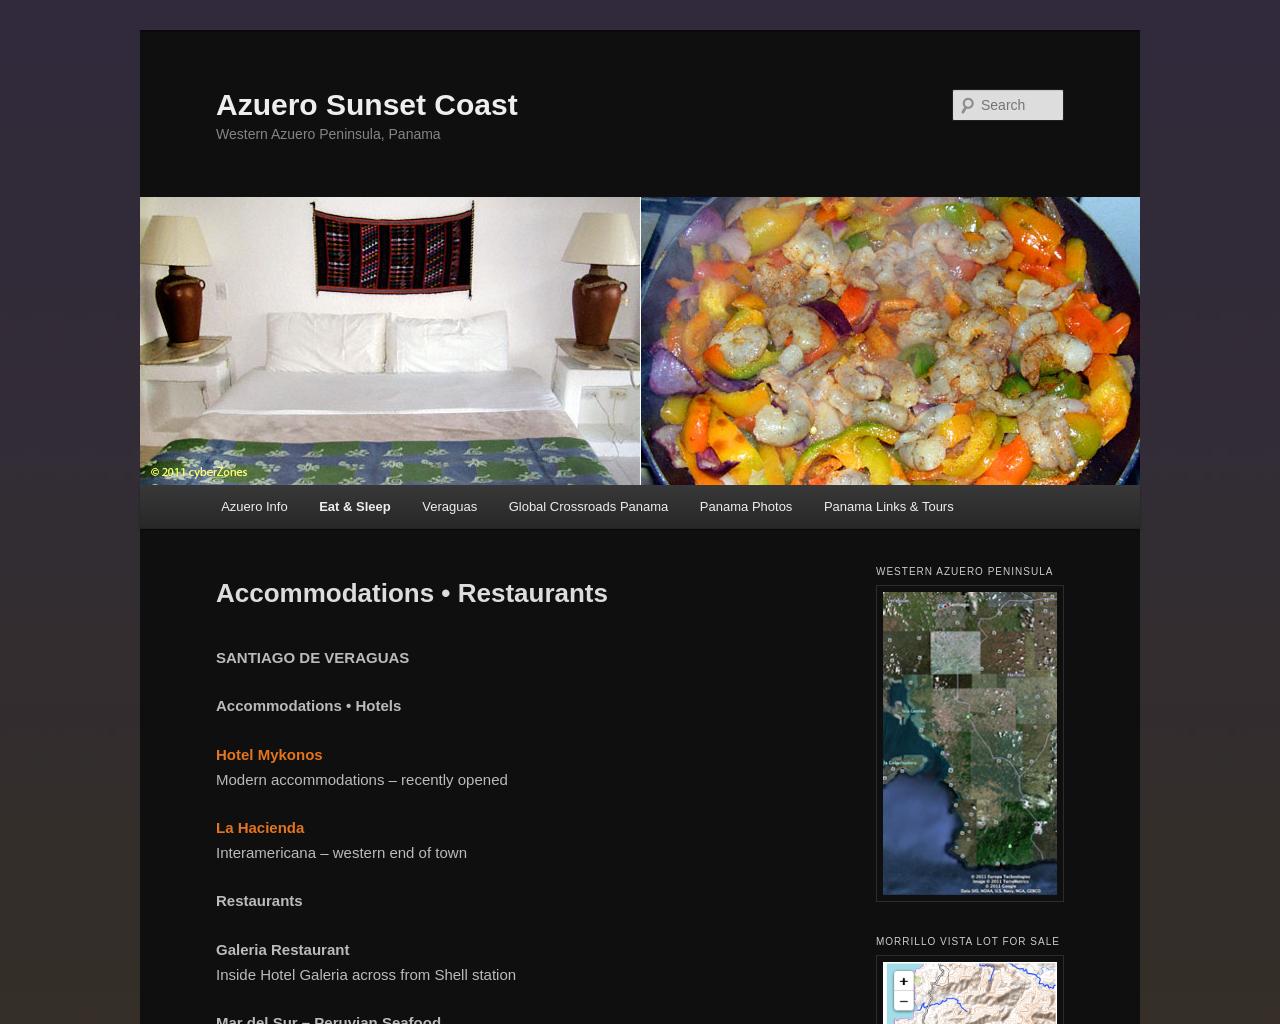 The height and width of the screenshot is (1024, 1280). What do you see at coordinates (964, 570) in the screenshot?
I see `'Western Azuero Peninsula'` at bounding box center [964, 570].